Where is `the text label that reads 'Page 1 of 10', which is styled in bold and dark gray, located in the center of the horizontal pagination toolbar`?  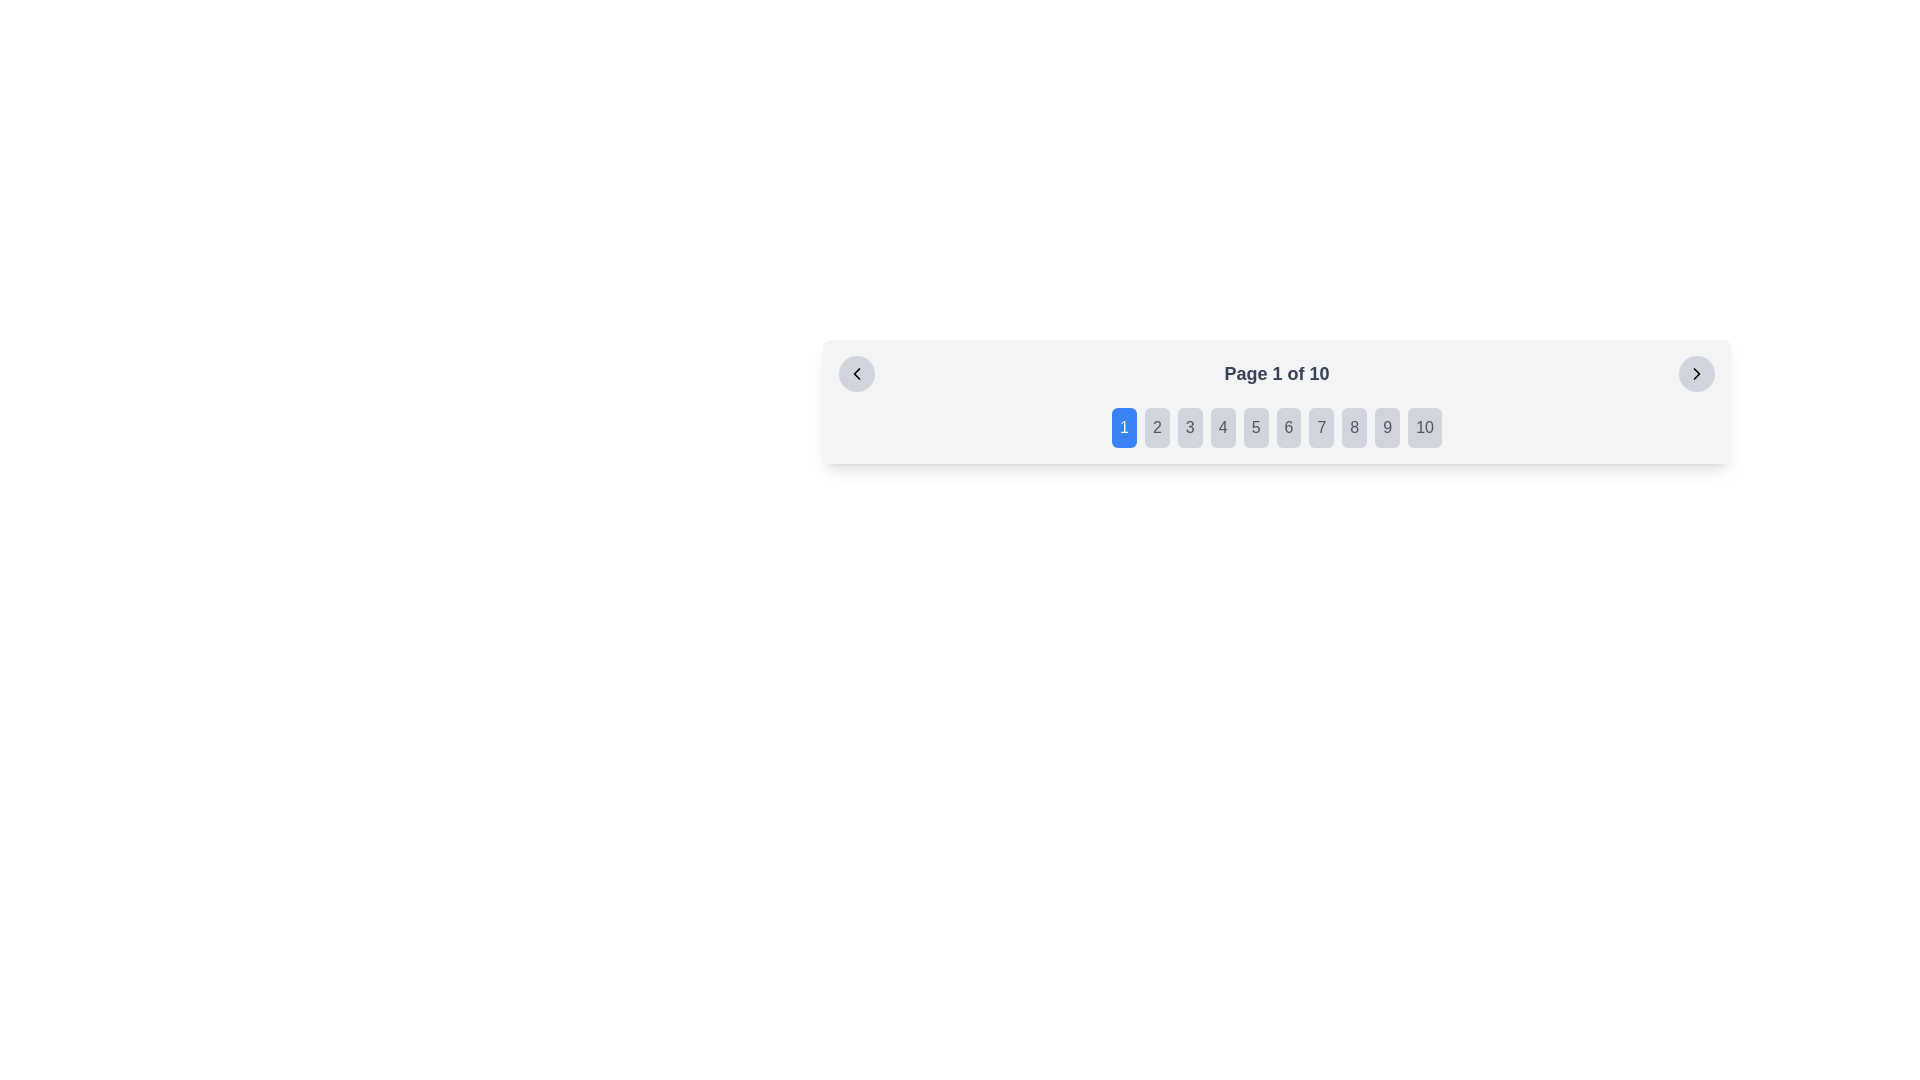
the text label that reads 'Page 1 of 10', which is styled in bold and dark gray, located in the center of the horizontal pagination toolbar is located at coordinates (1275, 374).